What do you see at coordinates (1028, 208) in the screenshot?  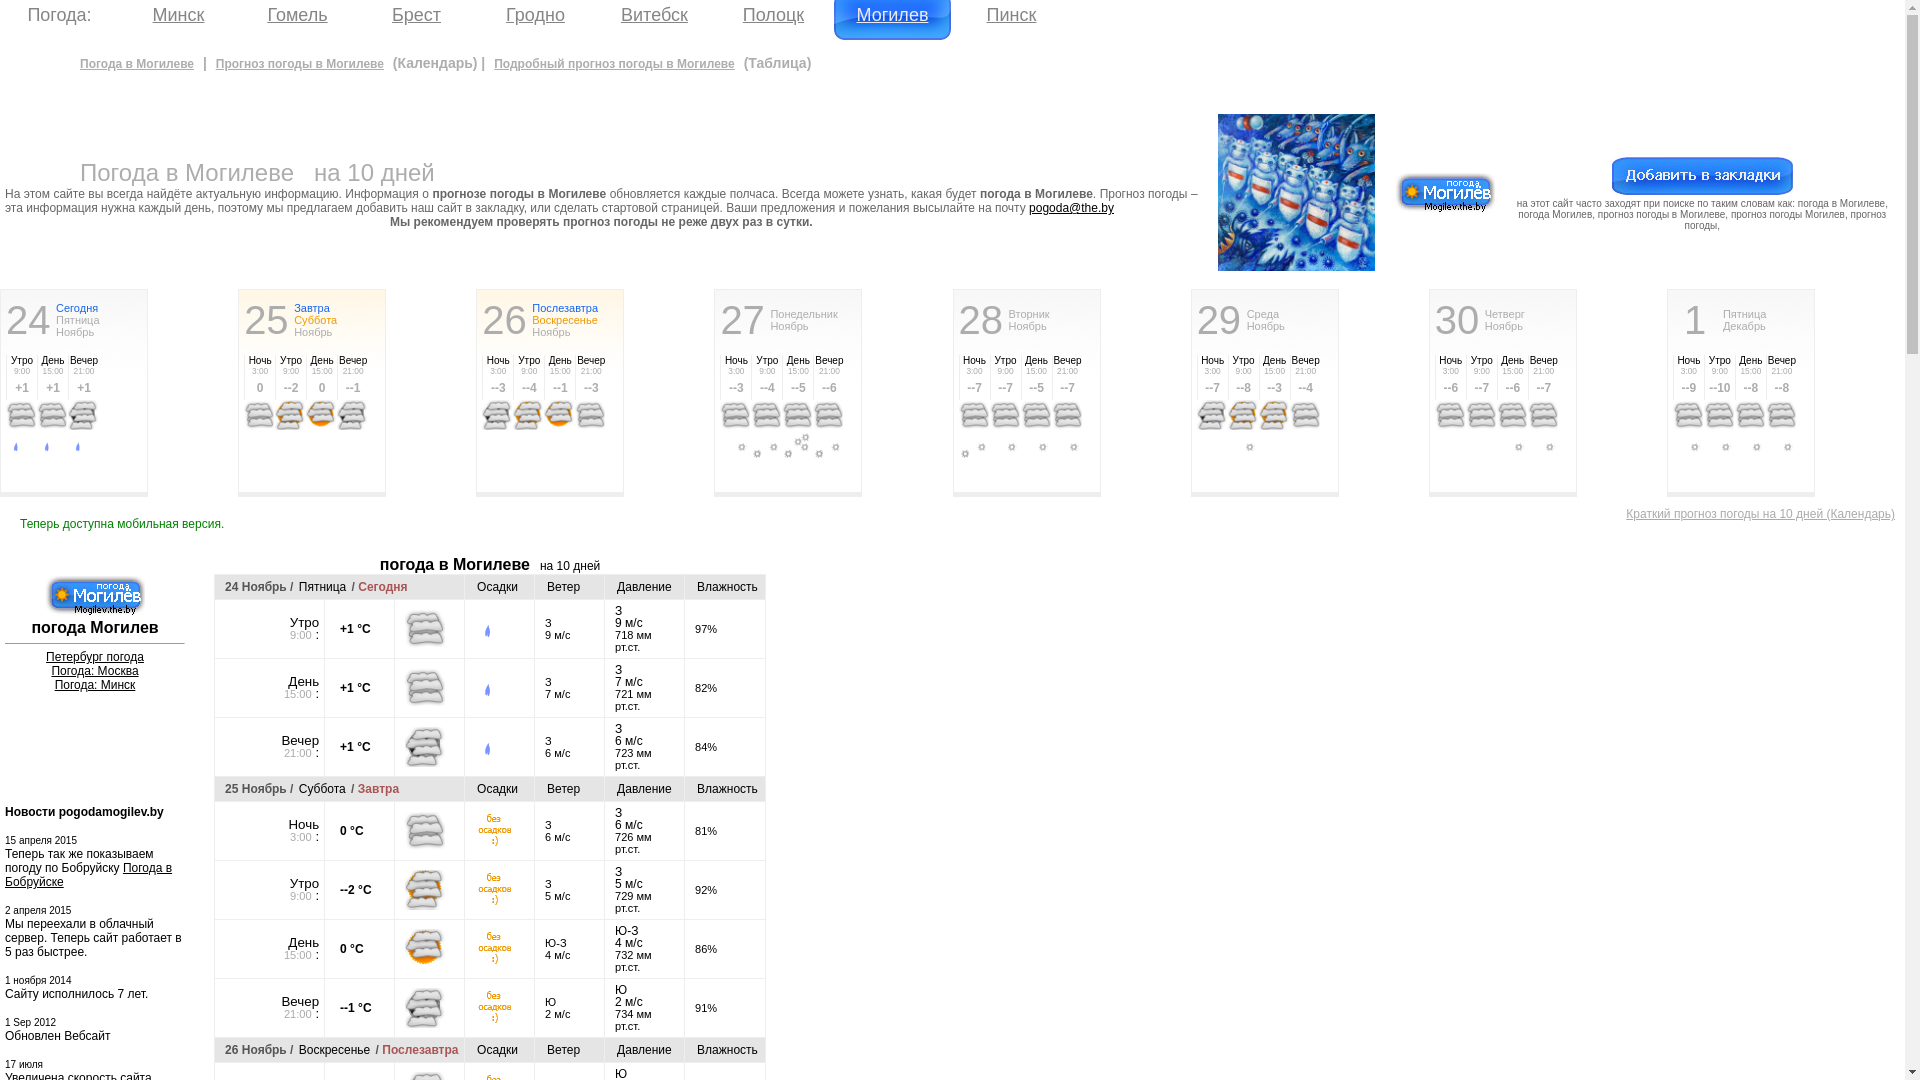 I see `'pogoda@the.by'` at bounding box center [1028, 208].